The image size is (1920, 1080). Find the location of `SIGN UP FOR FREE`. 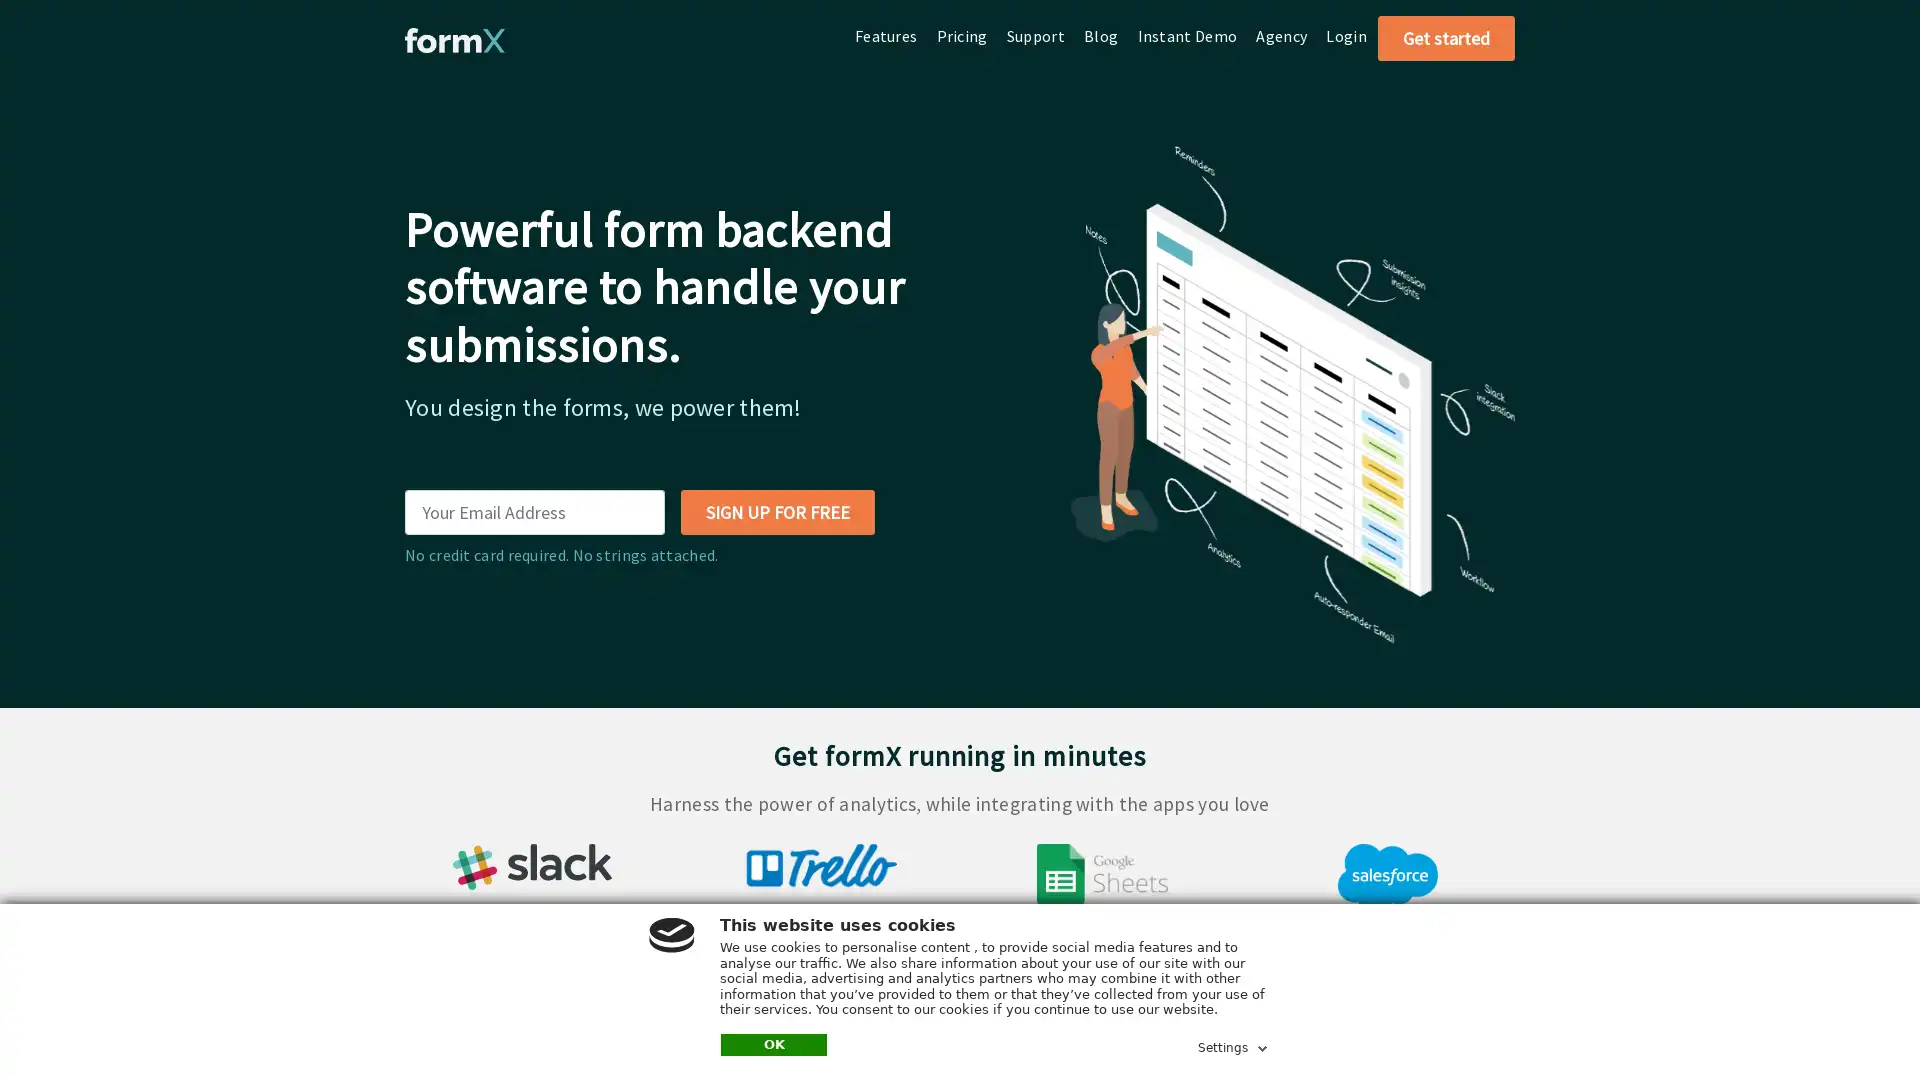

SIGN UP FOR FREE is located at coordinates (776, 511).